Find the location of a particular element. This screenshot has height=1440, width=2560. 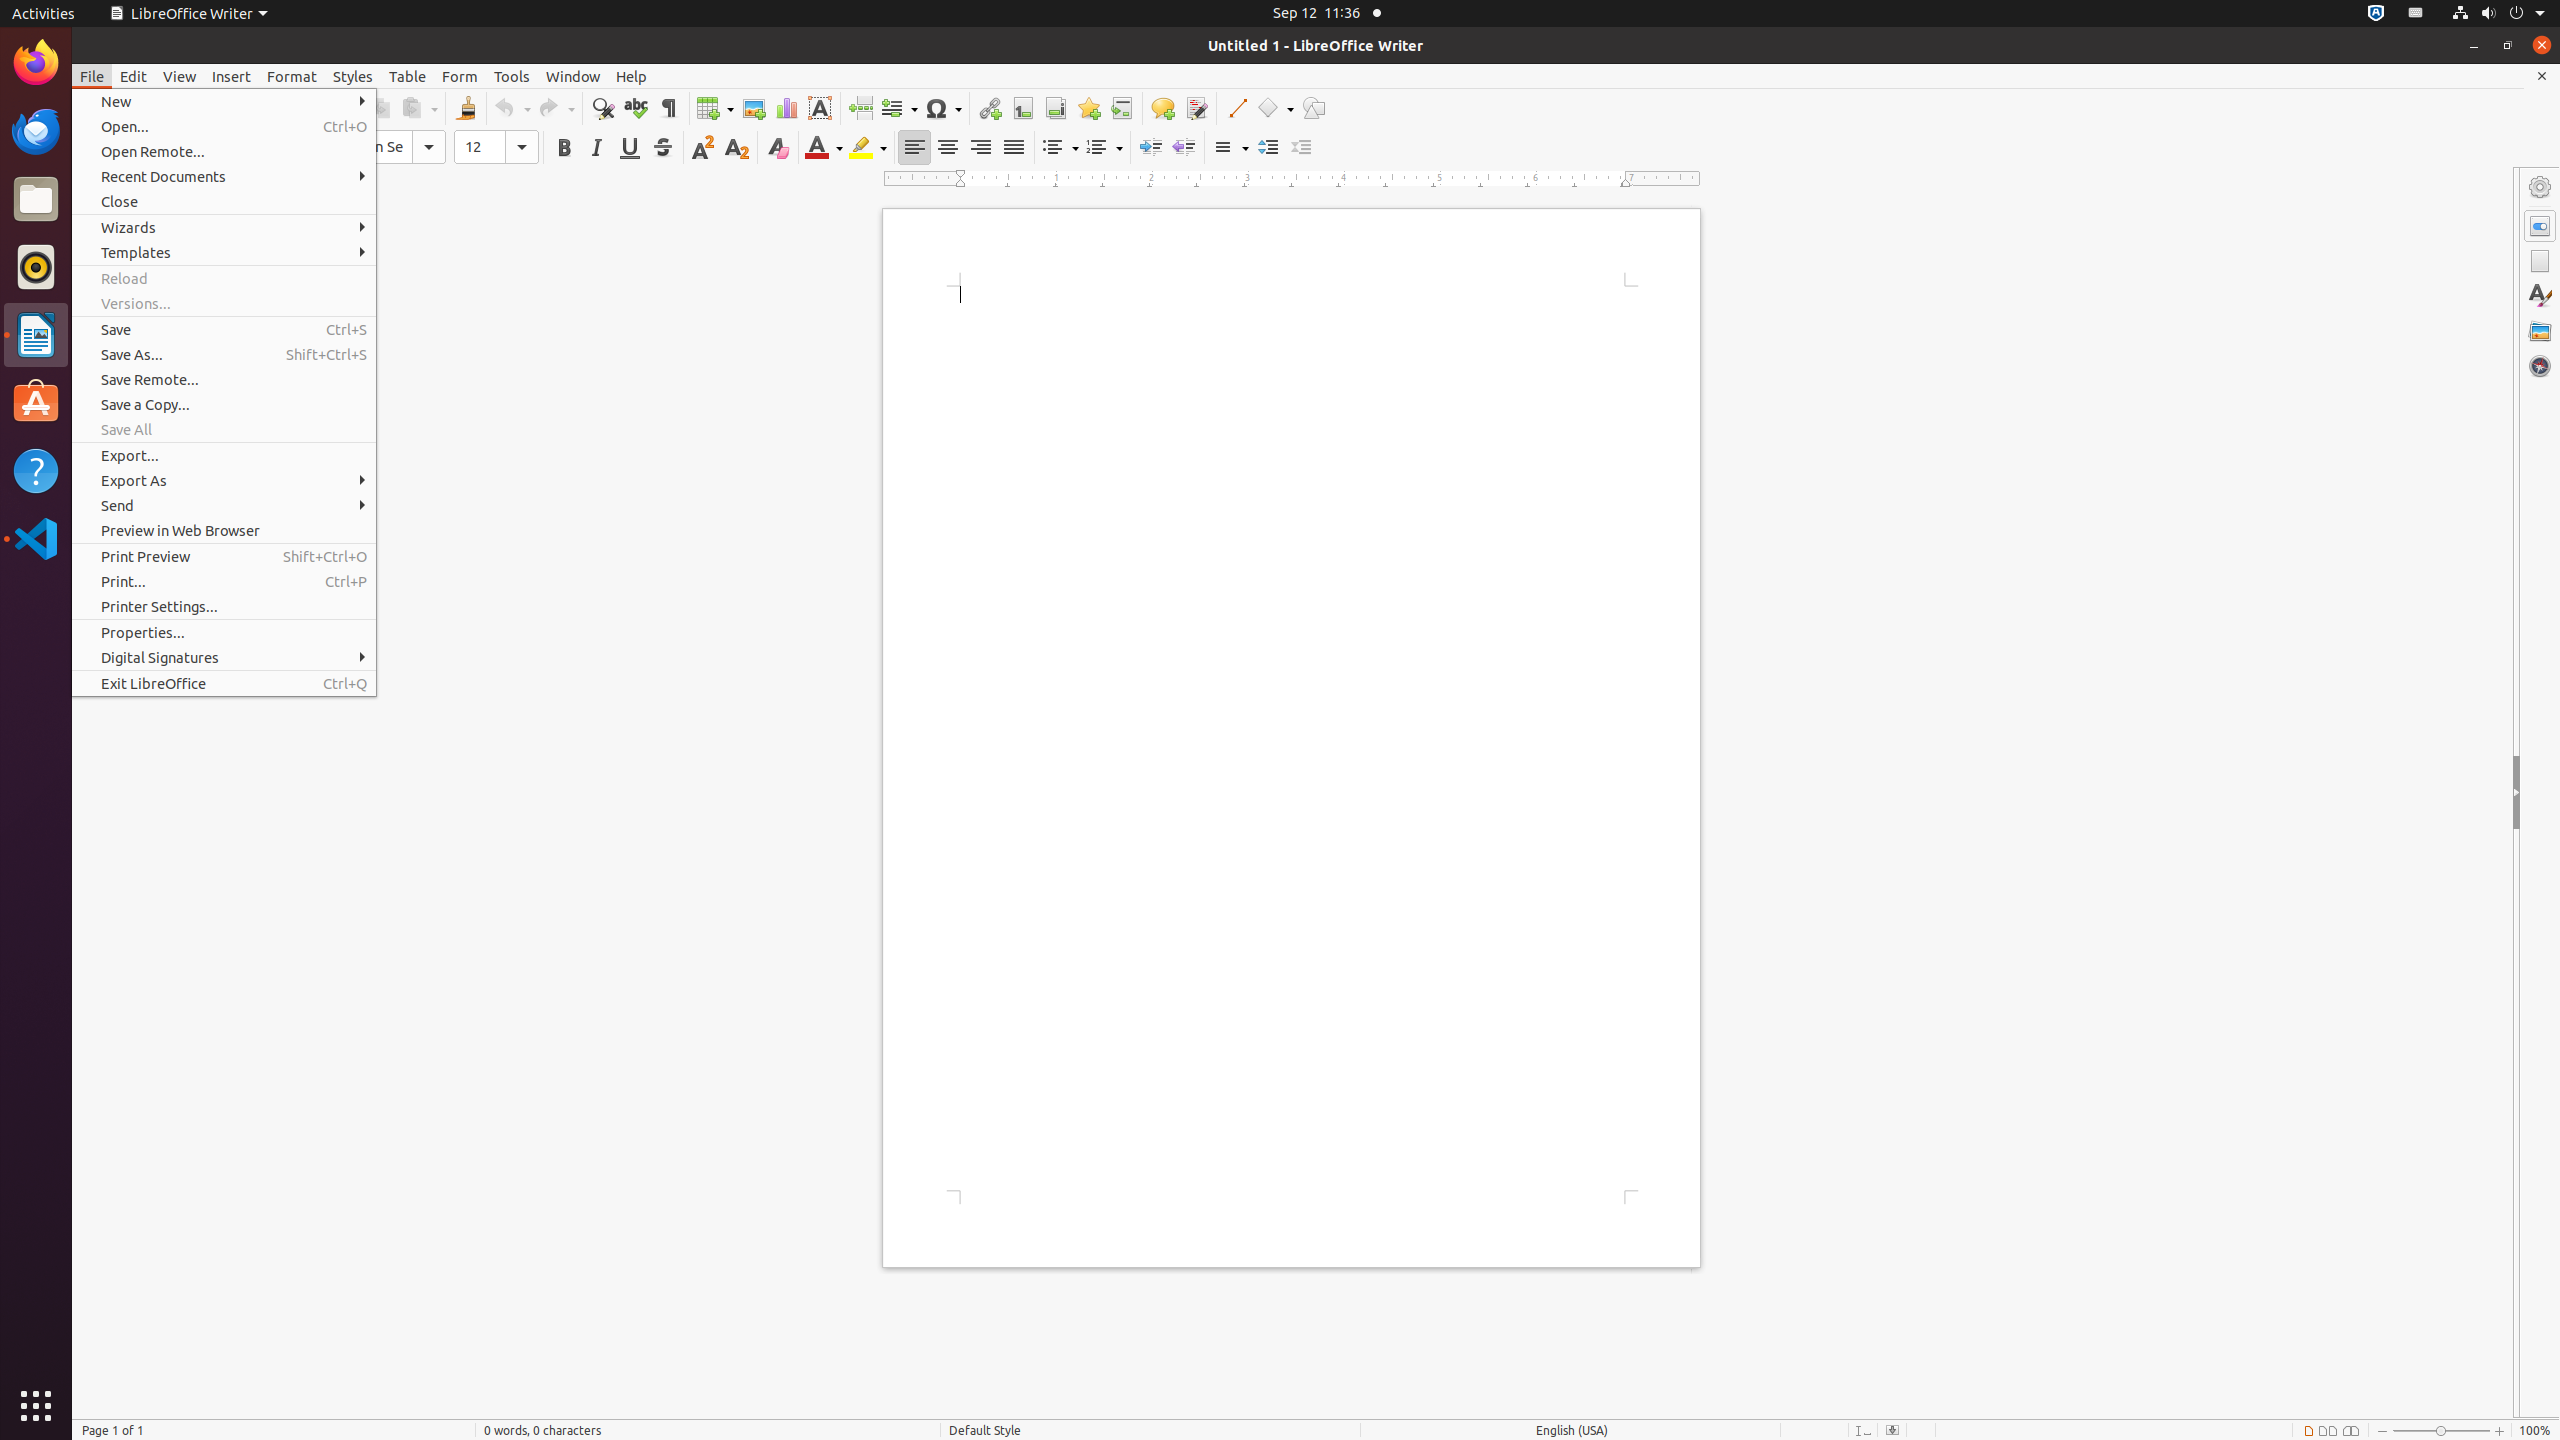

'Redo' is located at coordinates (555, 107).